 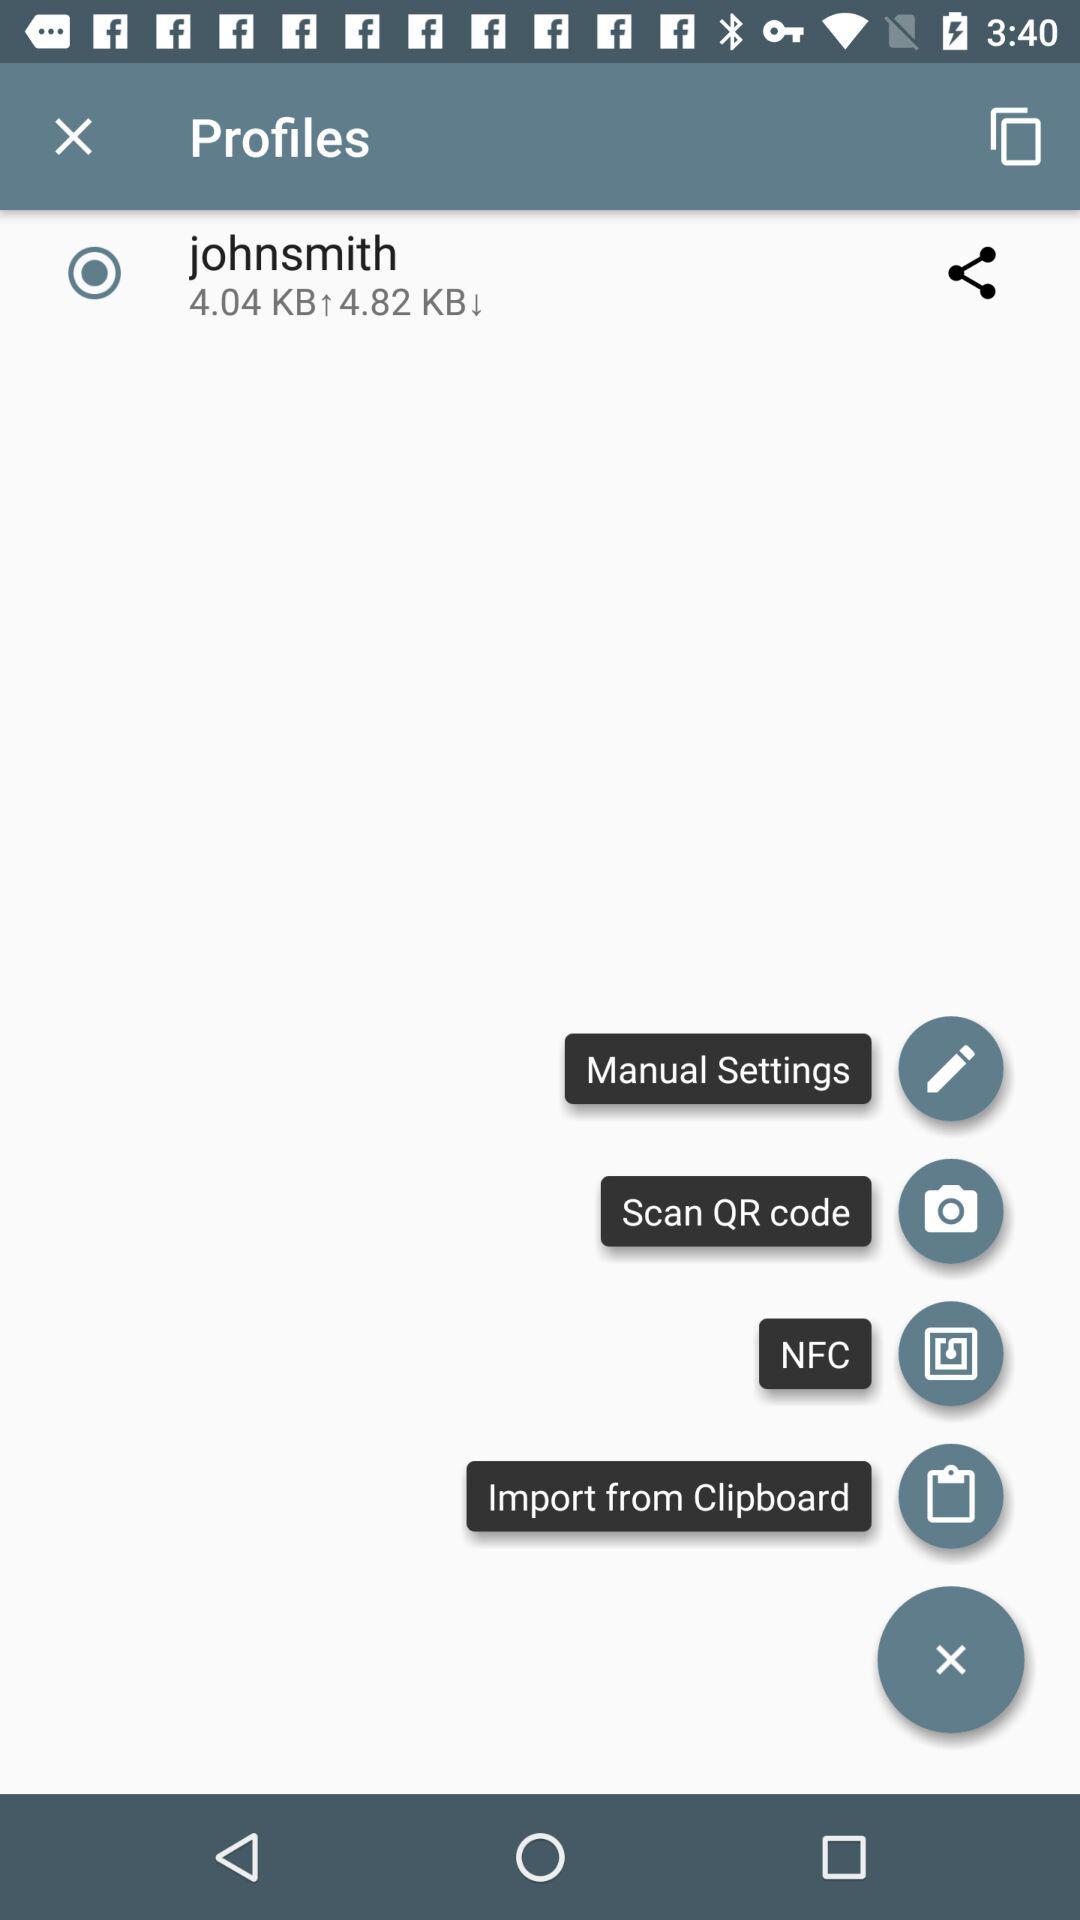 I want to click on scan qr code item, so click(x=736, y=1210).